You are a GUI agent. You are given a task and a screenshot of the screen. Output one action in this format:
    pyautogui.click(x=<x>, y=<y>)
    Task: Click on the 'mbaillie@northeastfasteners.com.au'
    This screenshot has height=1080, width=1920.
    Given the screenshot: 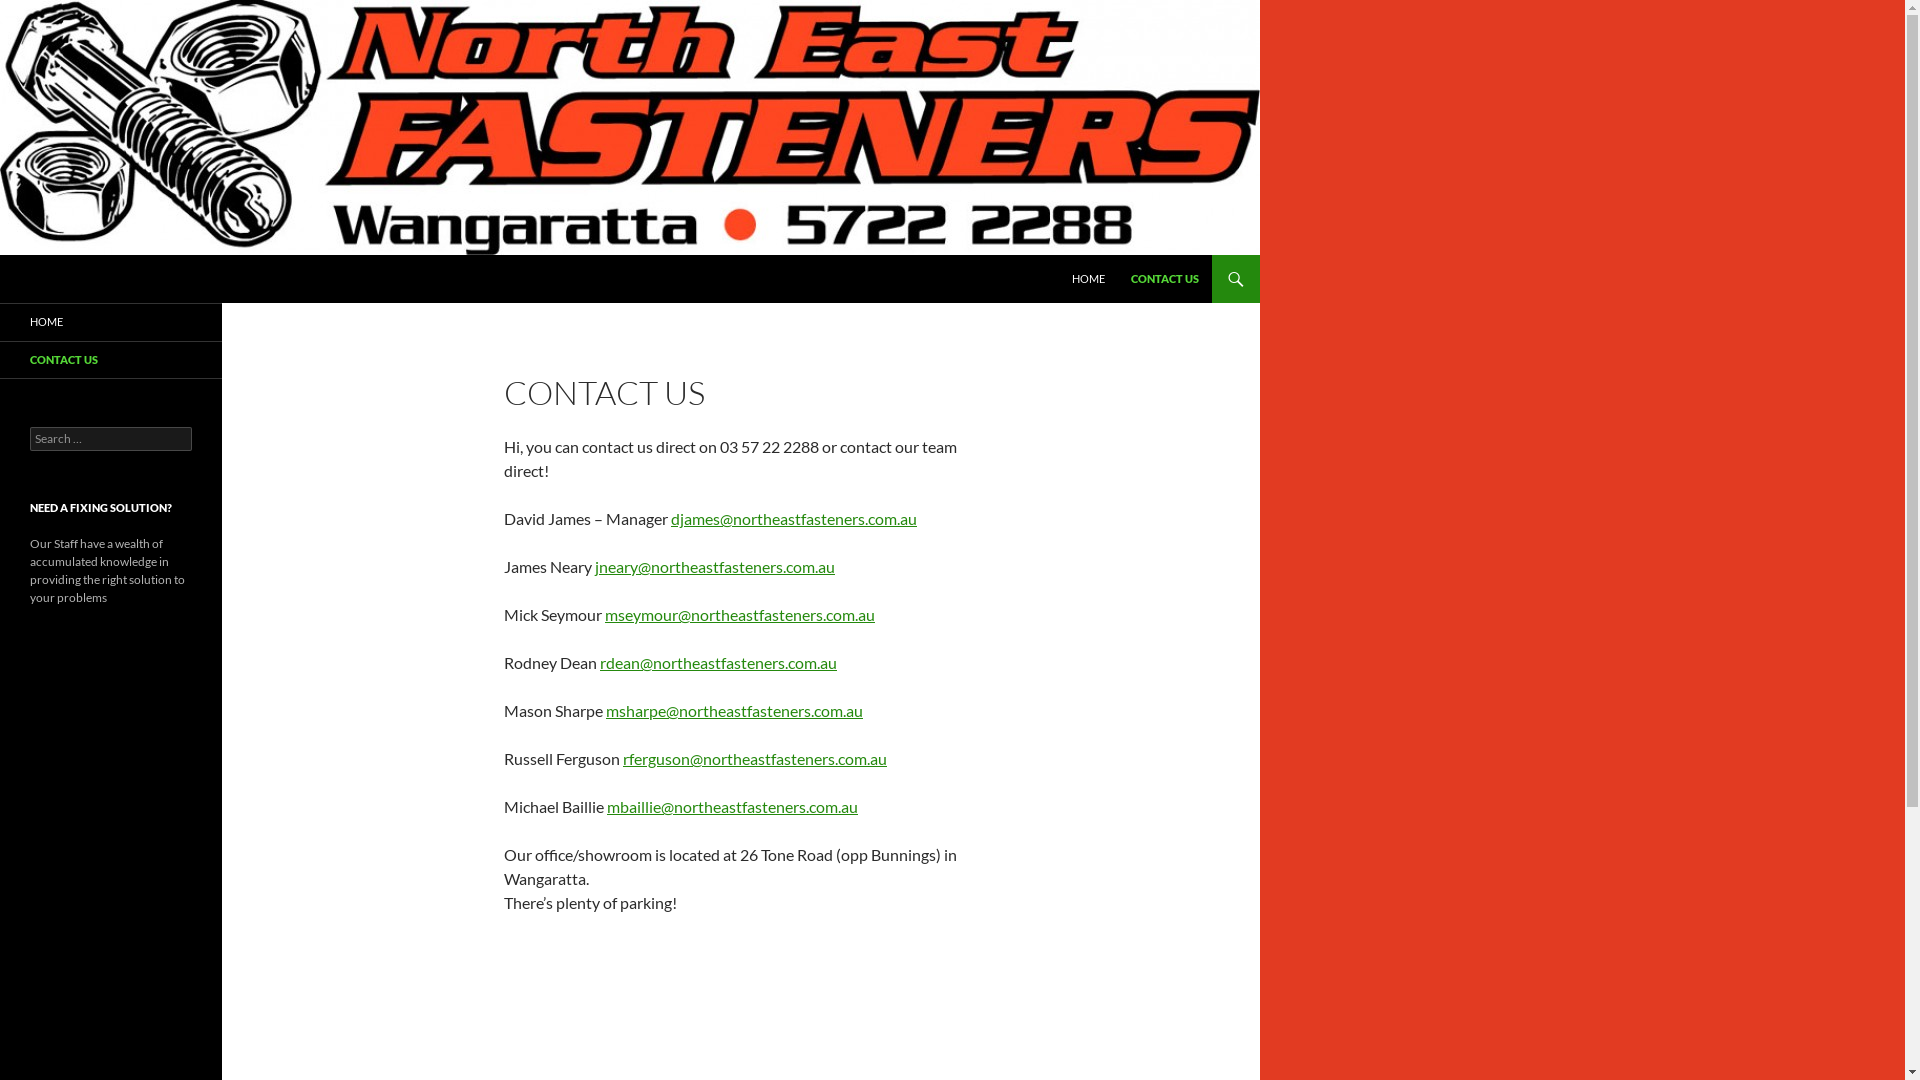 What is the action you would take?
    pyautogui.click(x=731, y=805)
    